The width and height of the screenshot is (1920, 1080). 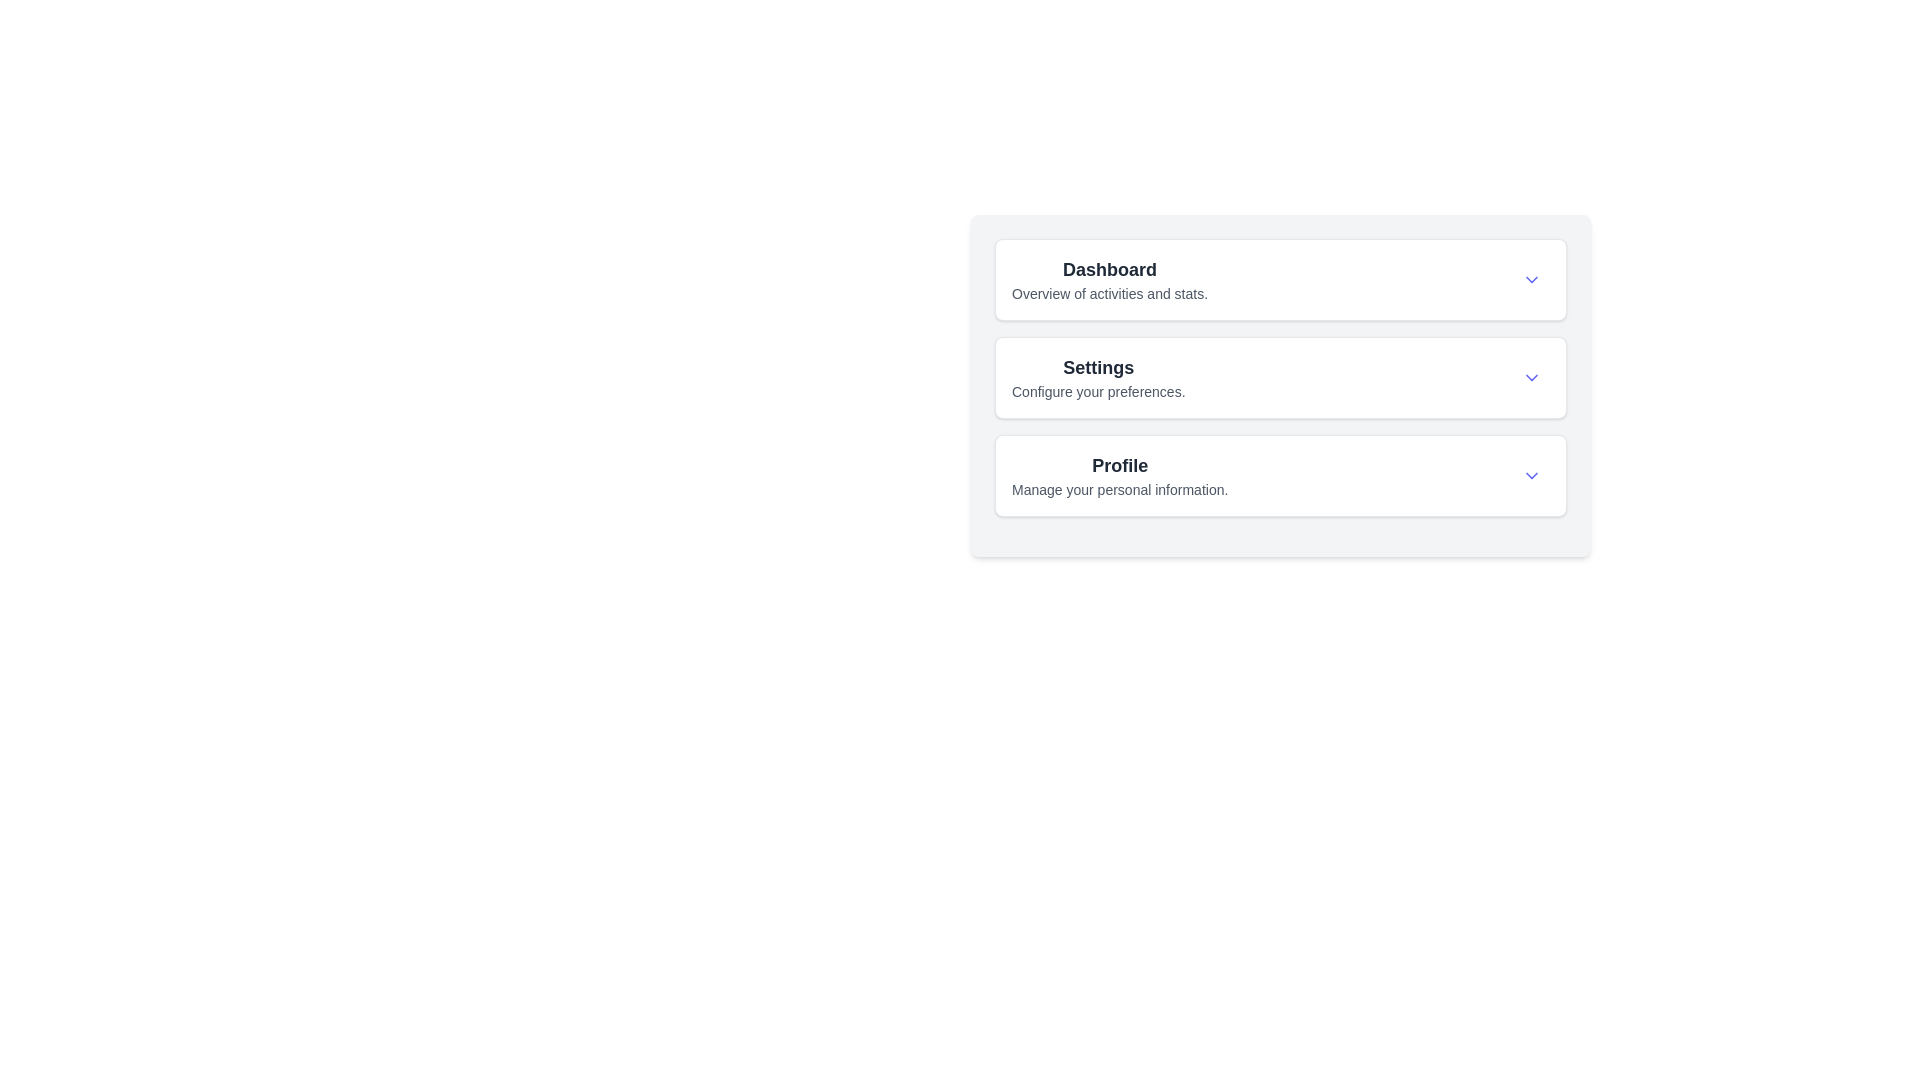 I want to click on the 'Settings' button, which features a bold title and a description, located in a vertical list between 'Dashboard' and 'Profile', so click(x=1281, y=378).